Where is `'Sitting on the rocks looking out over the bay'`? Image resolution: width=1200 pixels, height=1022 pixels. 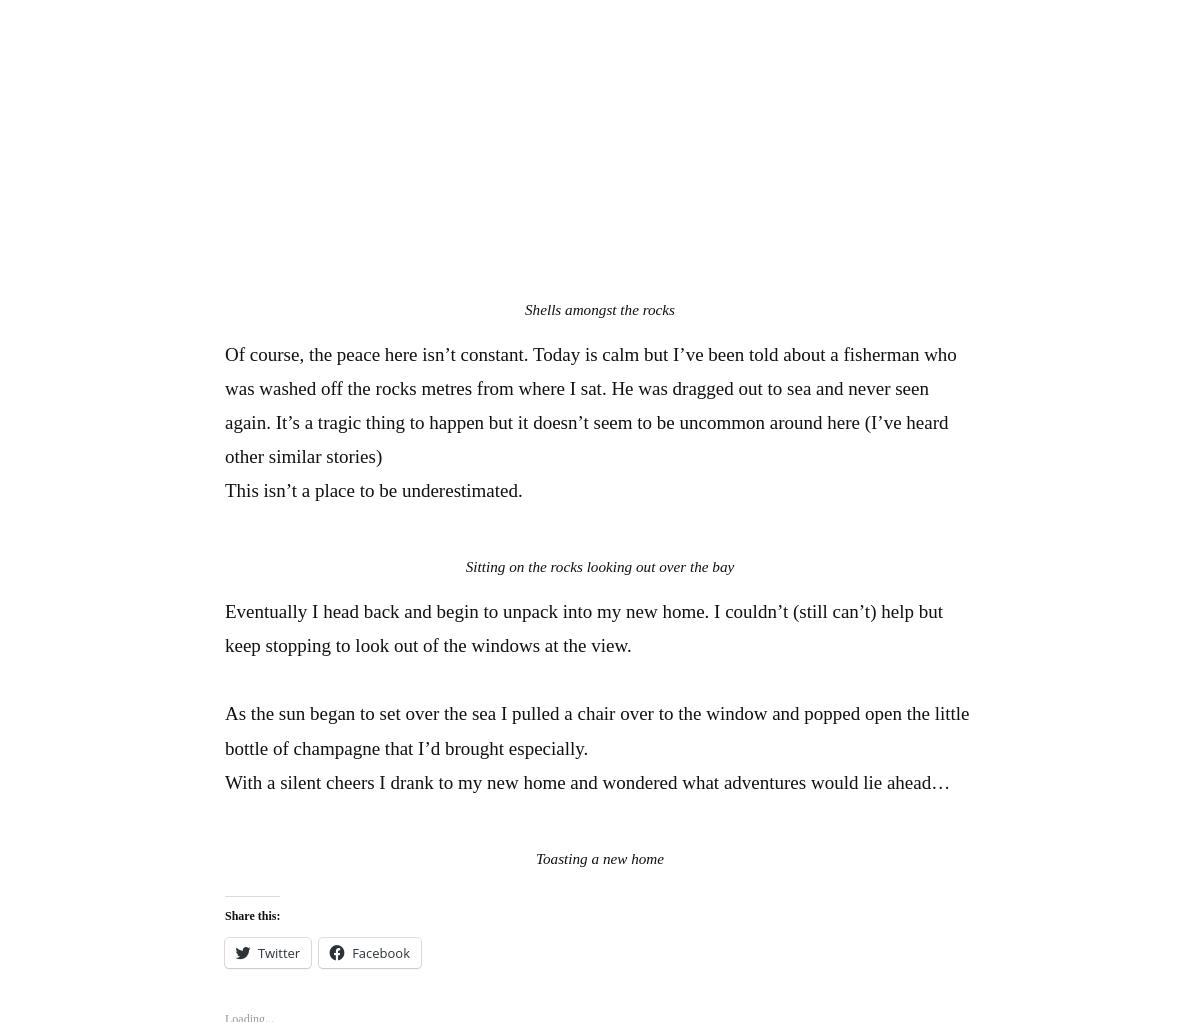
'Sitting on the rocks looking out over the bay' is located at coordinates (598, 566).